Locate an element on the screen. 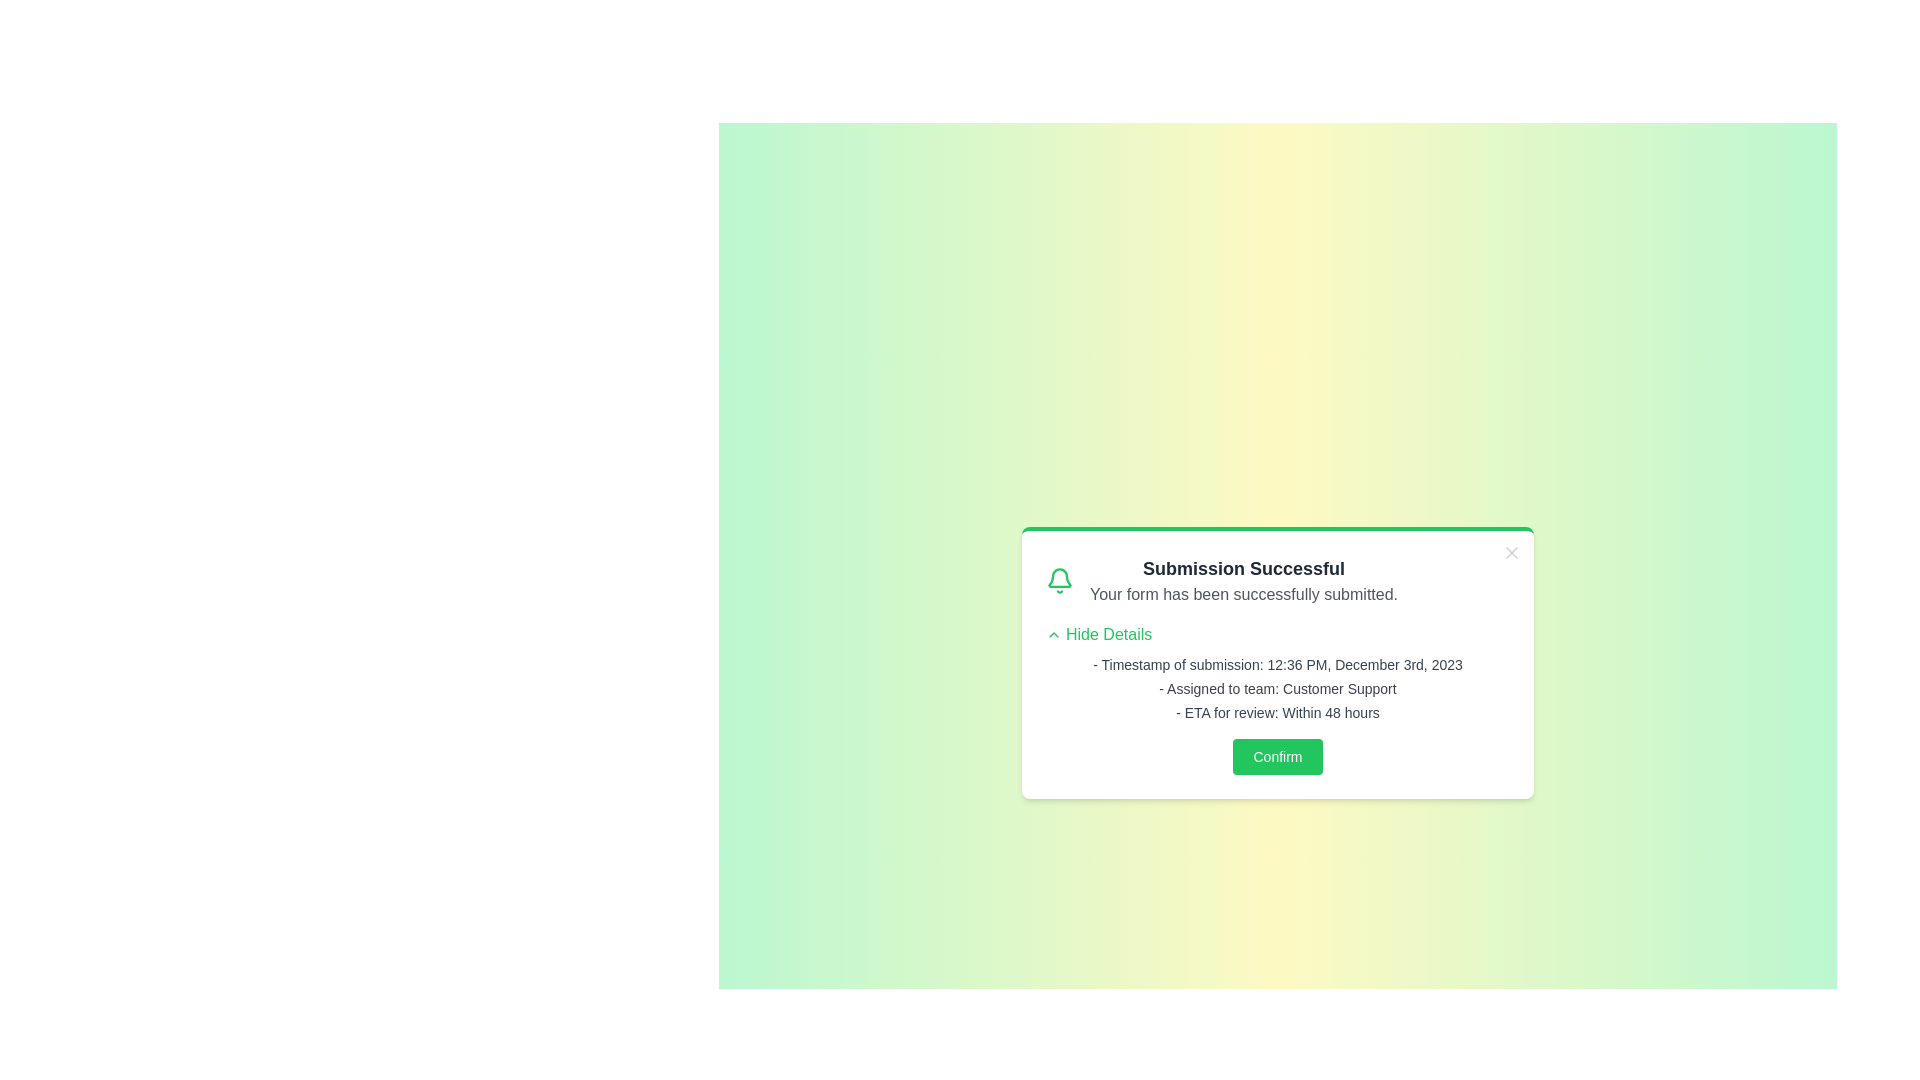 The image size is (1920, 1080). close button in the top-right corner of the alert is located at coordinates (1512, 552).